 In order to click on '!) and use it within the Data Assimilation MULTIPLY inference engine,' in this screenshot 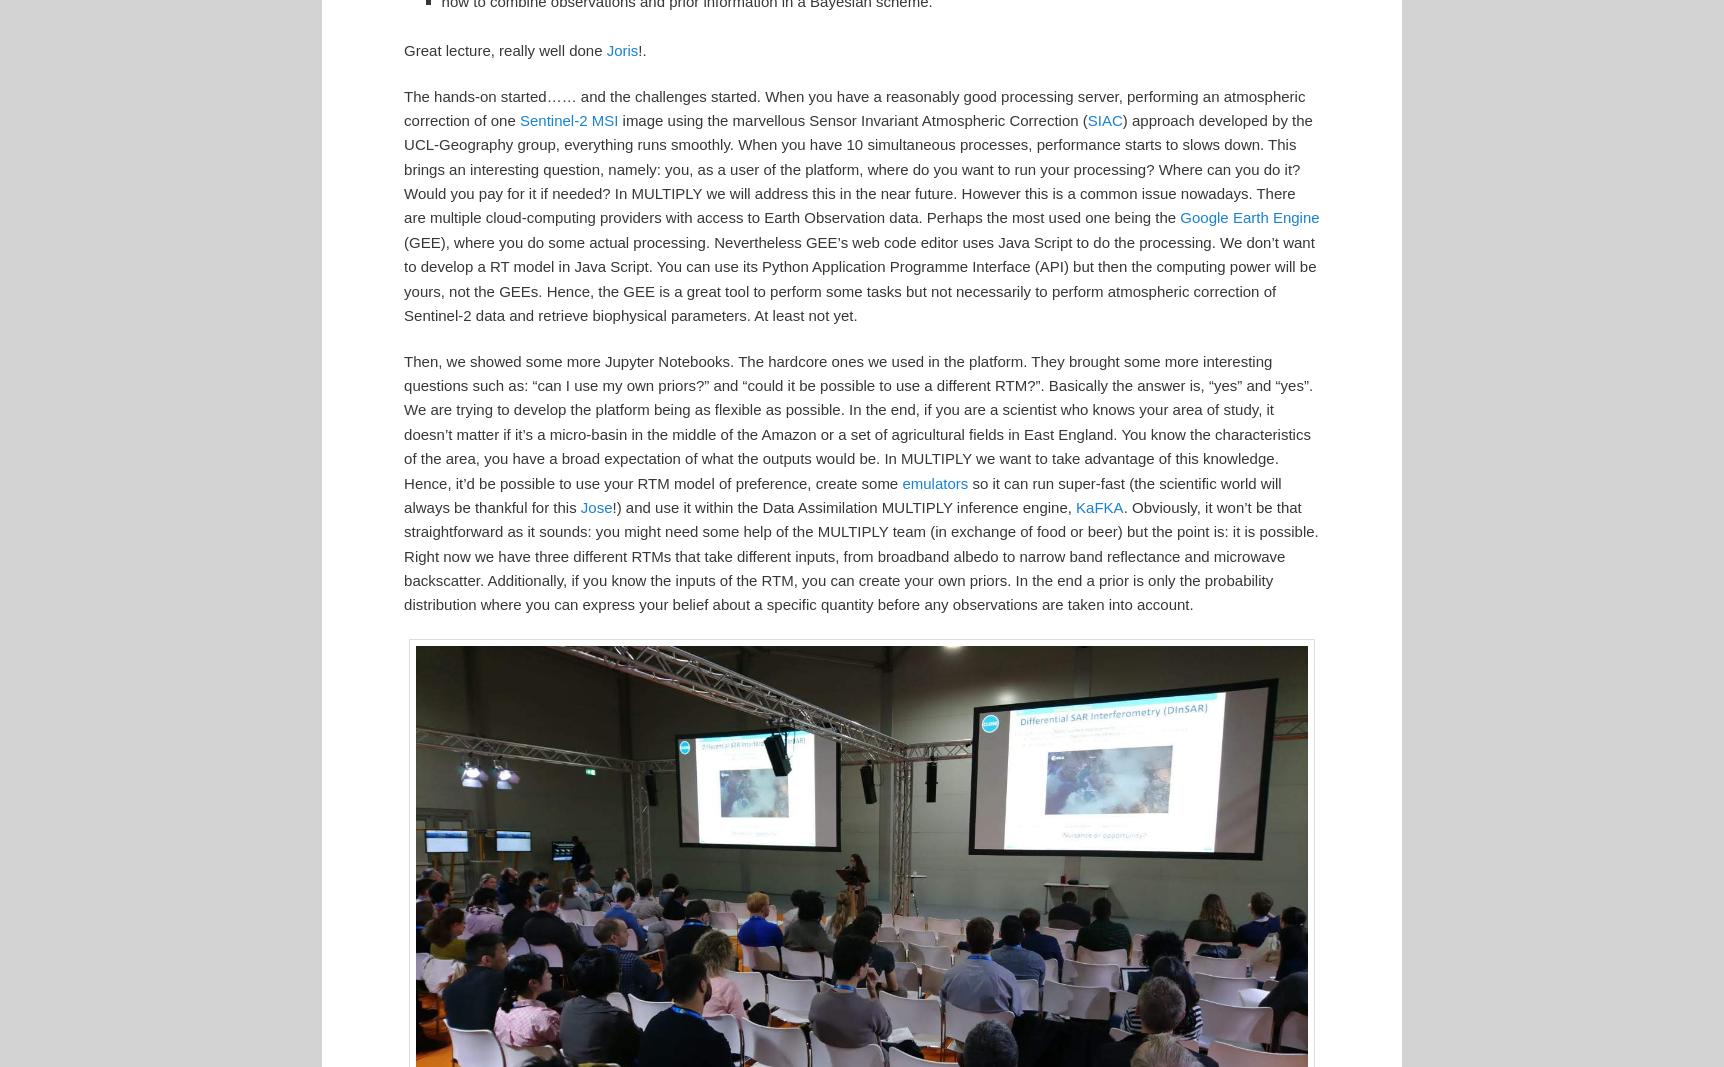, I will do `click(843, 505)`.